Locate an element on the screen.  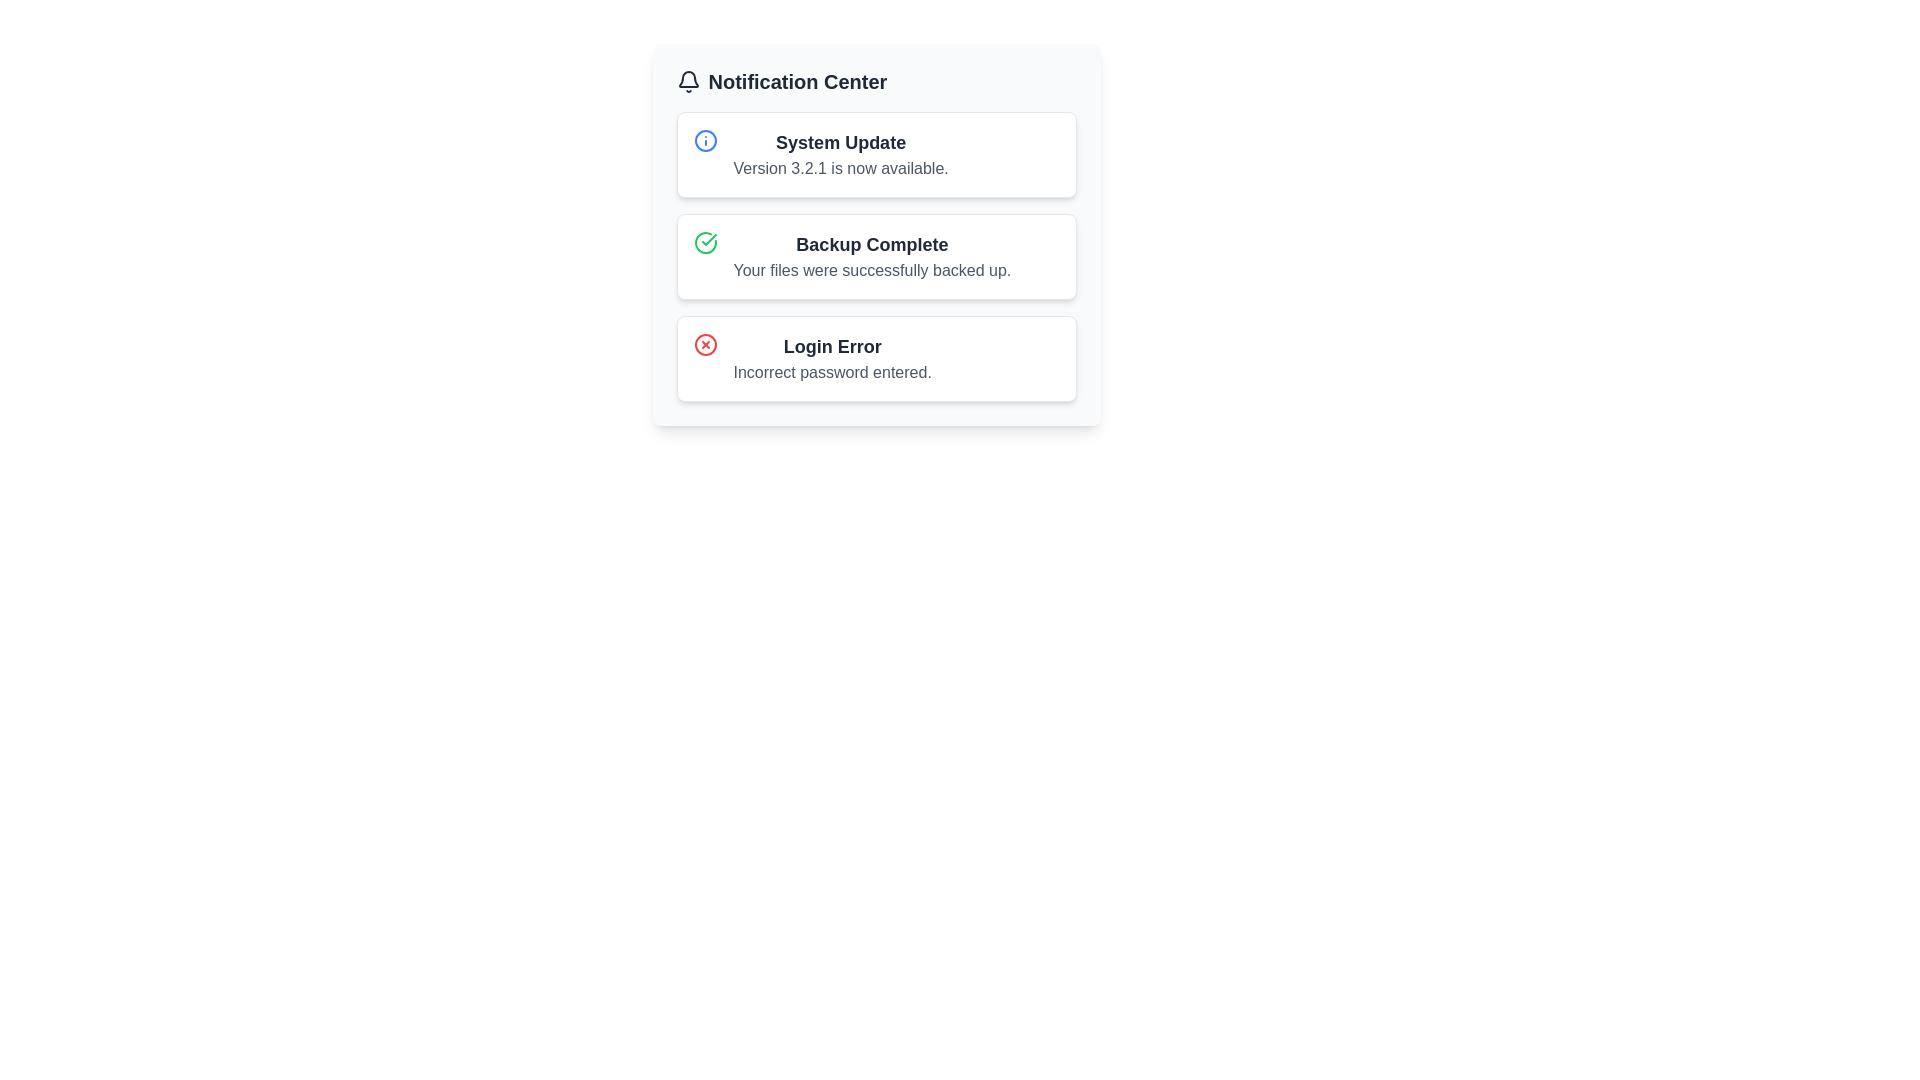
message content of the text block displaying 'Backup Complete' and 'Your files were successfully backed up.' which is located in the second notification card under the 'Notification Center' header is located at coordinates (872, 256).